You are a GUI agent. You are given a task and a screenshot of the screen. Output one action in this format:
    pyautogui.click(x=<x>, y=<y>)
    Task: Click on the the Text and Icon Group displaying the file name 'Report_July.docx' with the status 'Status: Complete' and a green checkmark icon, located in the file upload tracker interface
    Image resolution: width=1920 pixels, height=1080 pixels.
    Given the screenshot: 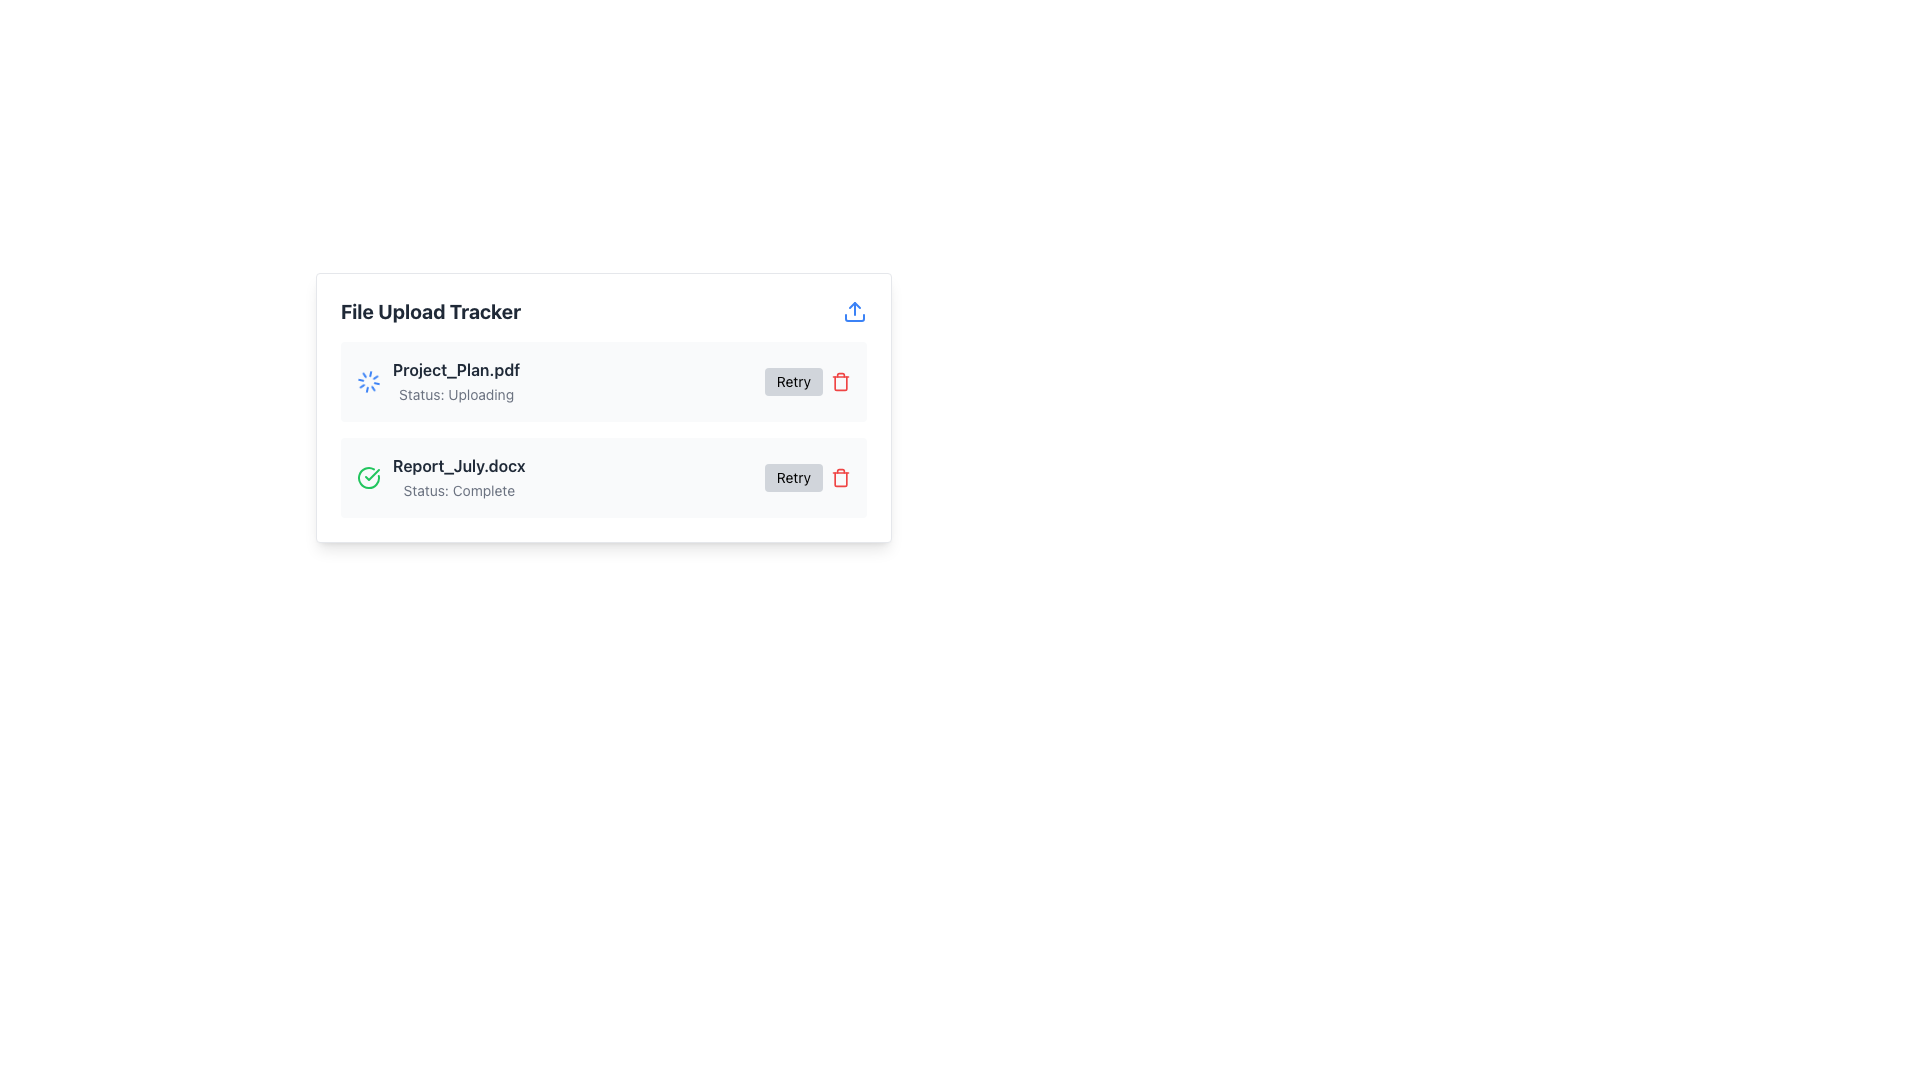 What is the action you would take?
    pyautogui.click(x=440, y=478)
    